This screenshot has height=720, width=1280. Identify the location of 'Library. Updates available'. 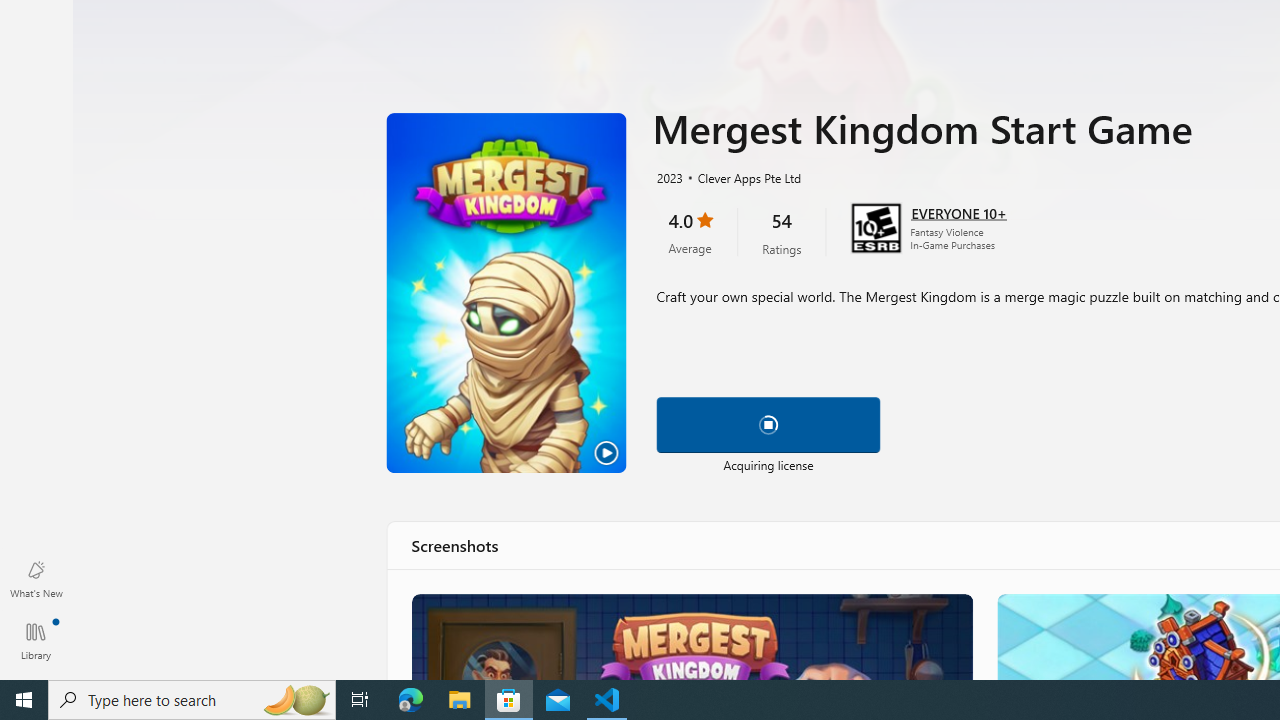
(35, 640).